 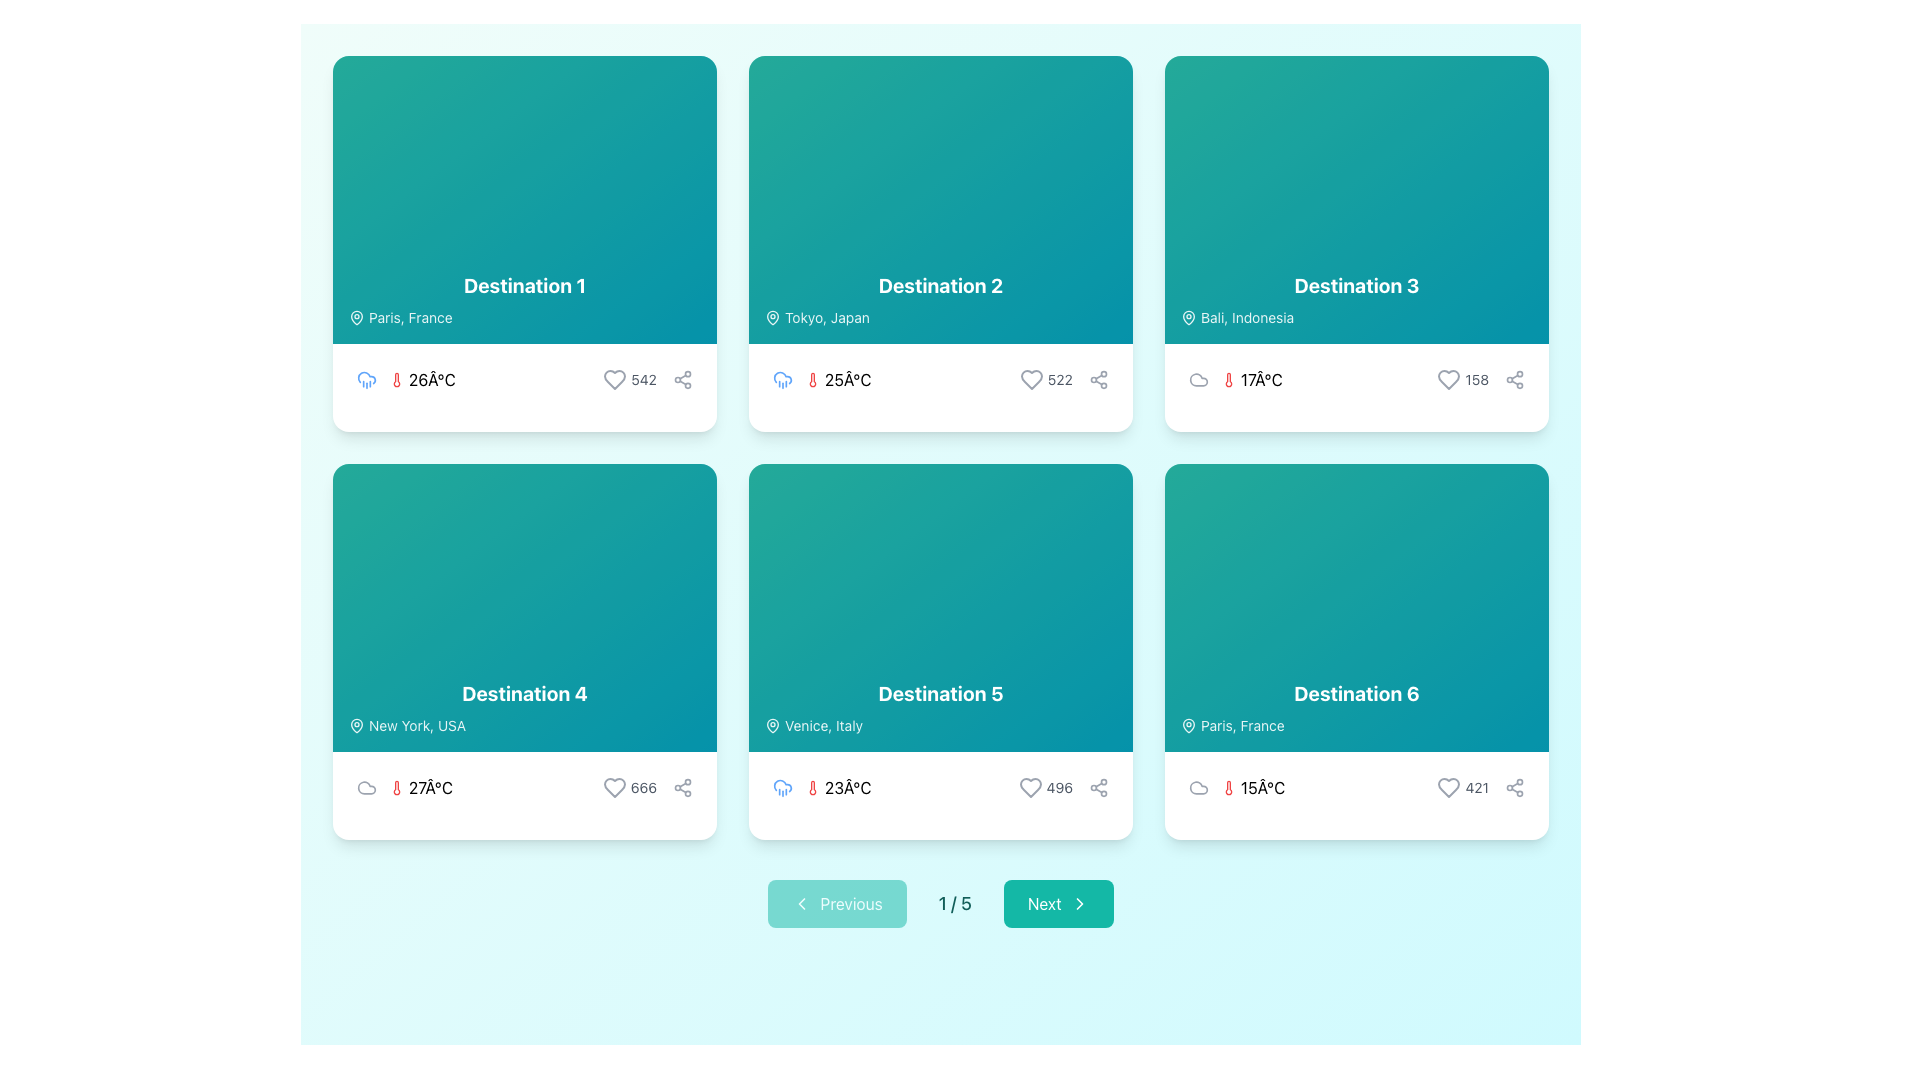 What do you see at coordinates (1199, 786) in the screenshot?
I see `the cloud icon located in the bottom-right card under the 'Destination 6' title, next to the temperature reading (15°C)` at bounding box center [1199, 786].